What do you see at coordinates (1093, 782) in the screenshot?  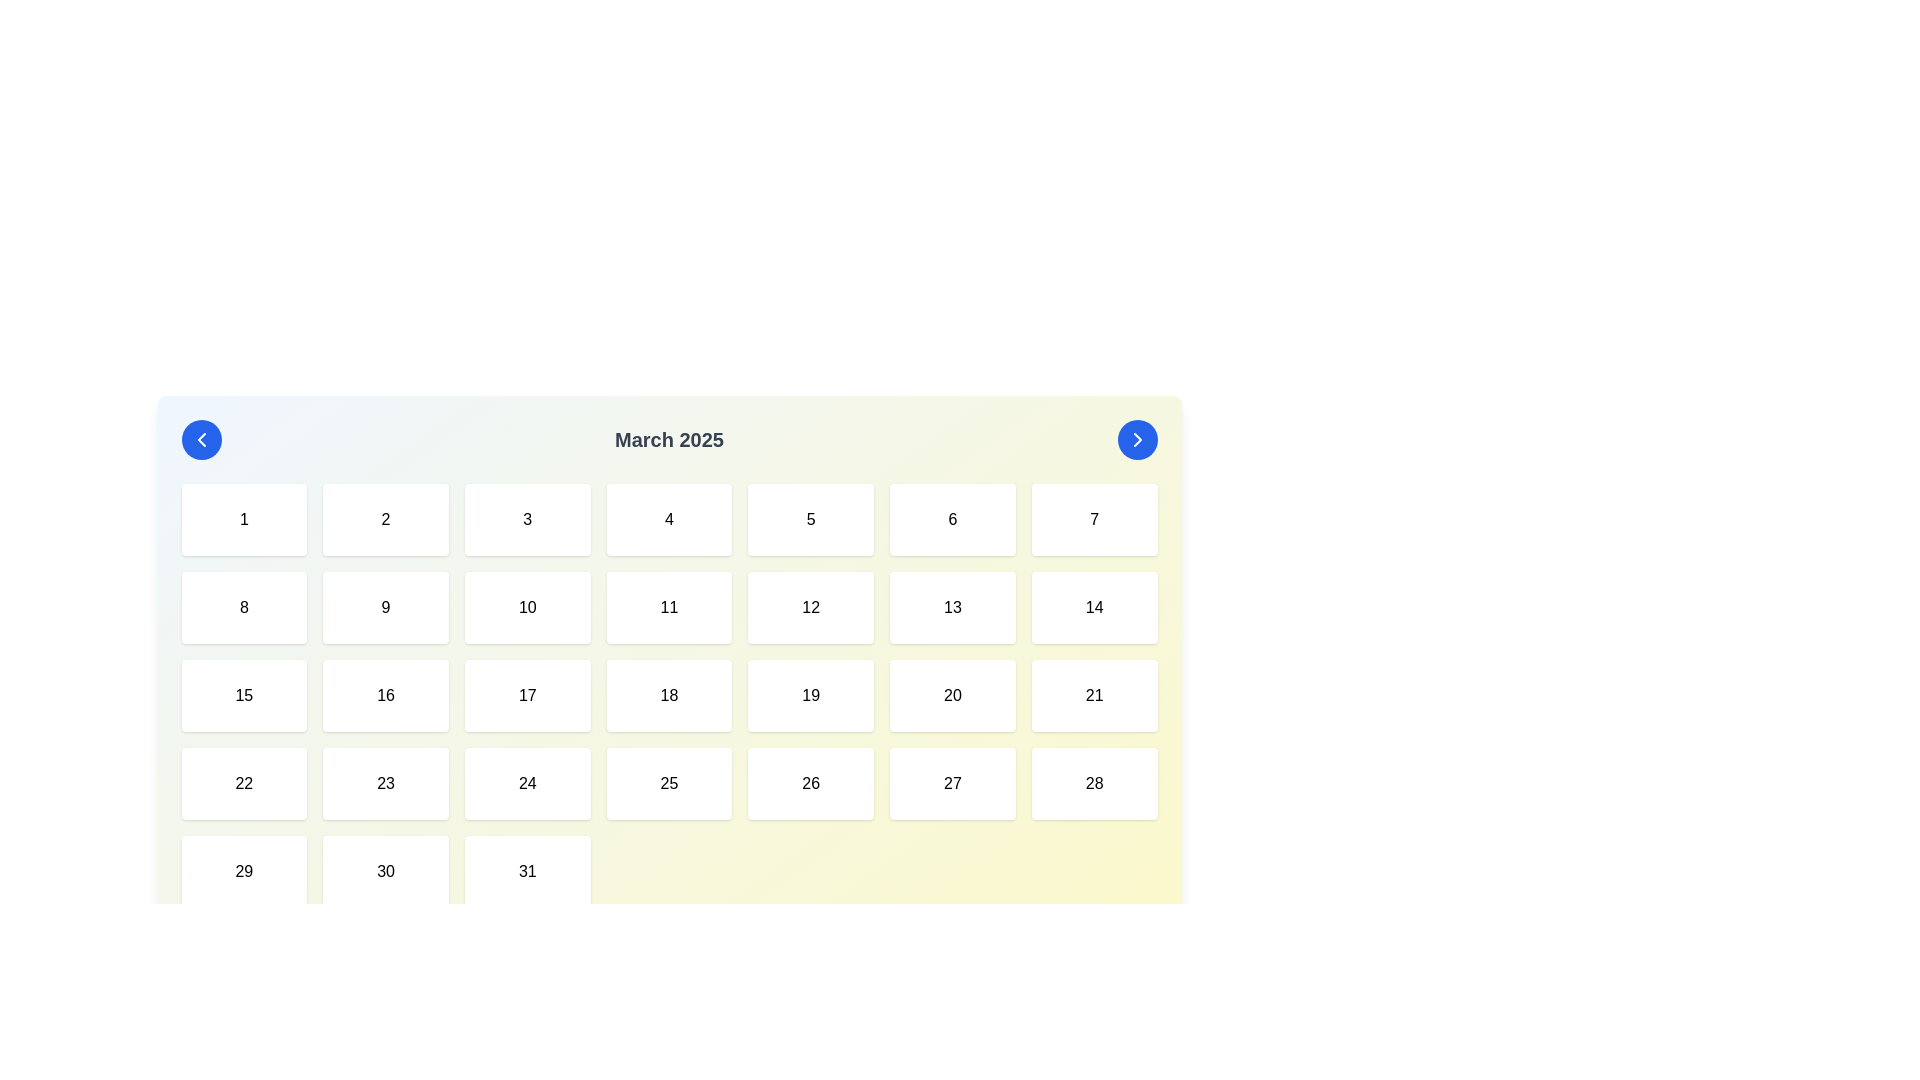 I see `the clickable grid cell representing the date '28' in the calendar layout for March 2025` at bounding box center [1093, 782].